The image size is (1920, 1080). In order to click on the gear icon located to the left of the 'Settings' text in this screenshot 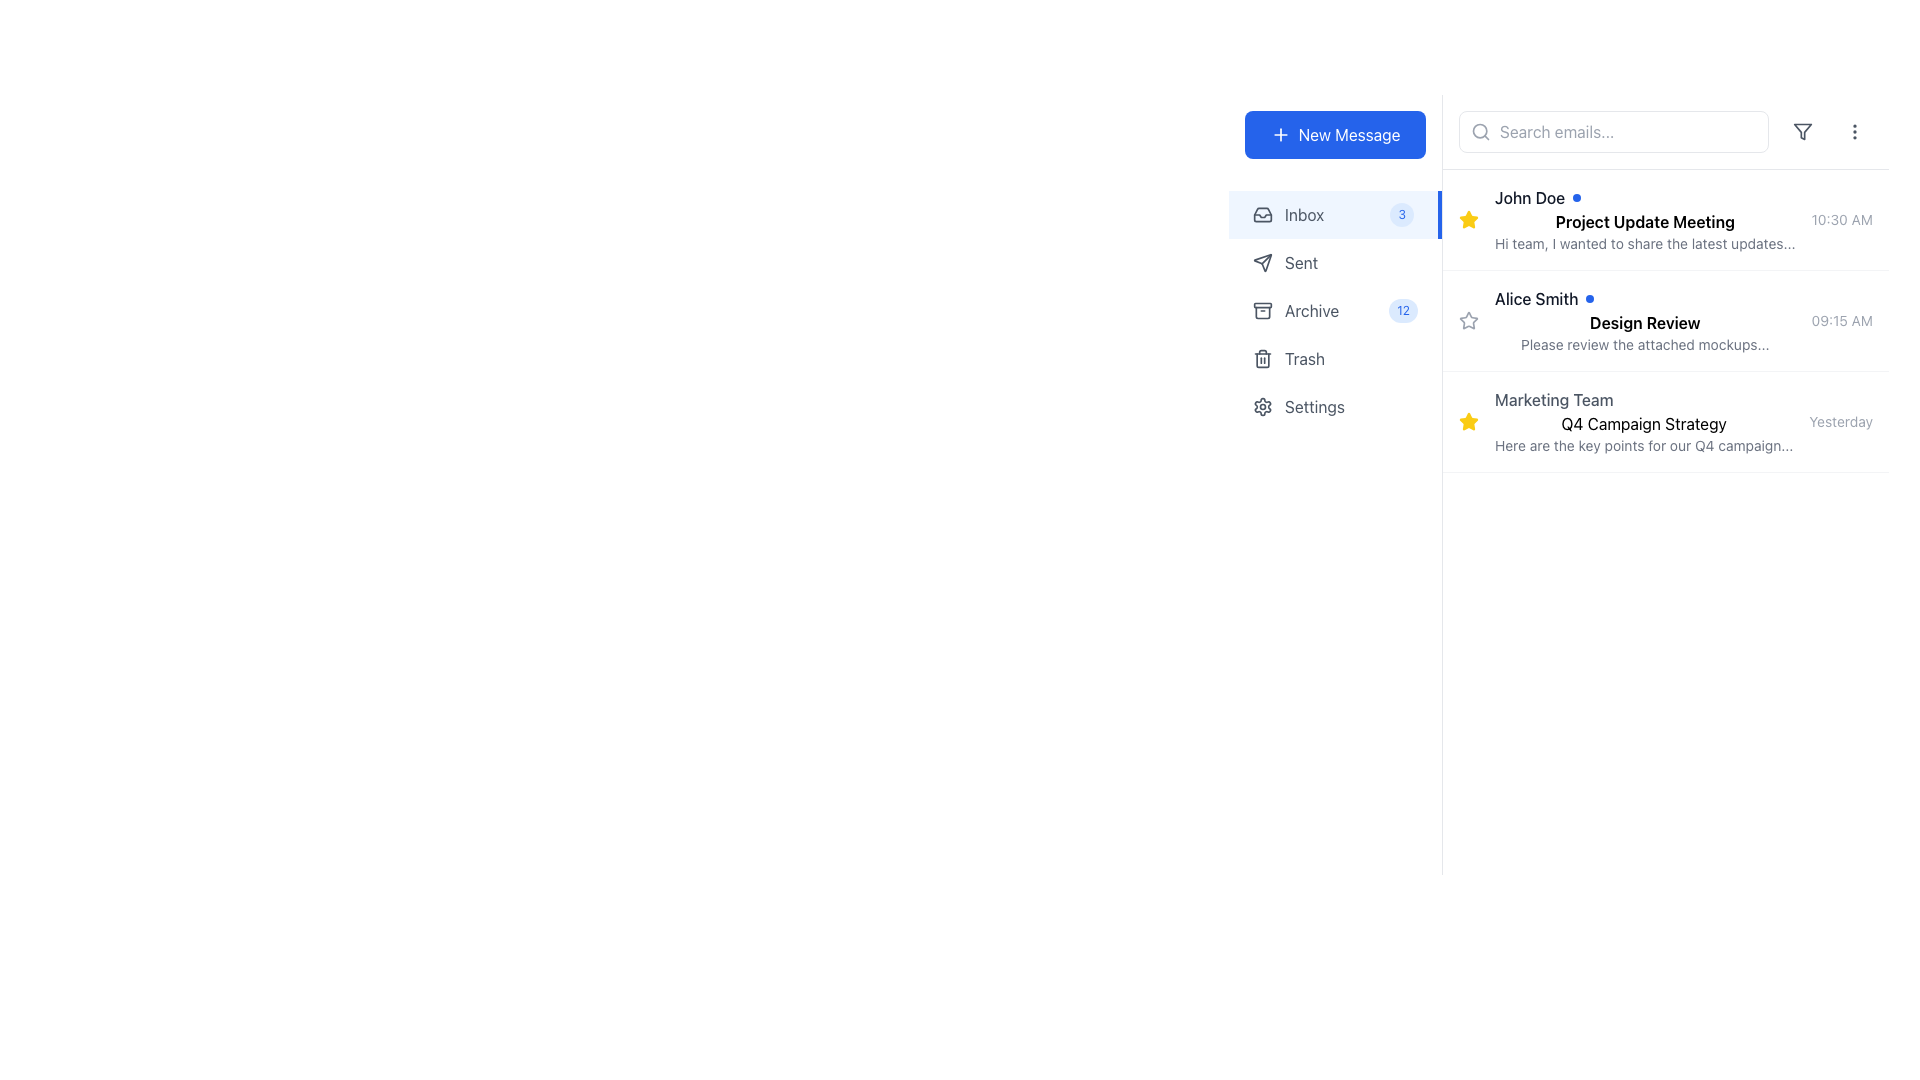, I will do `click(1261, 406)`.